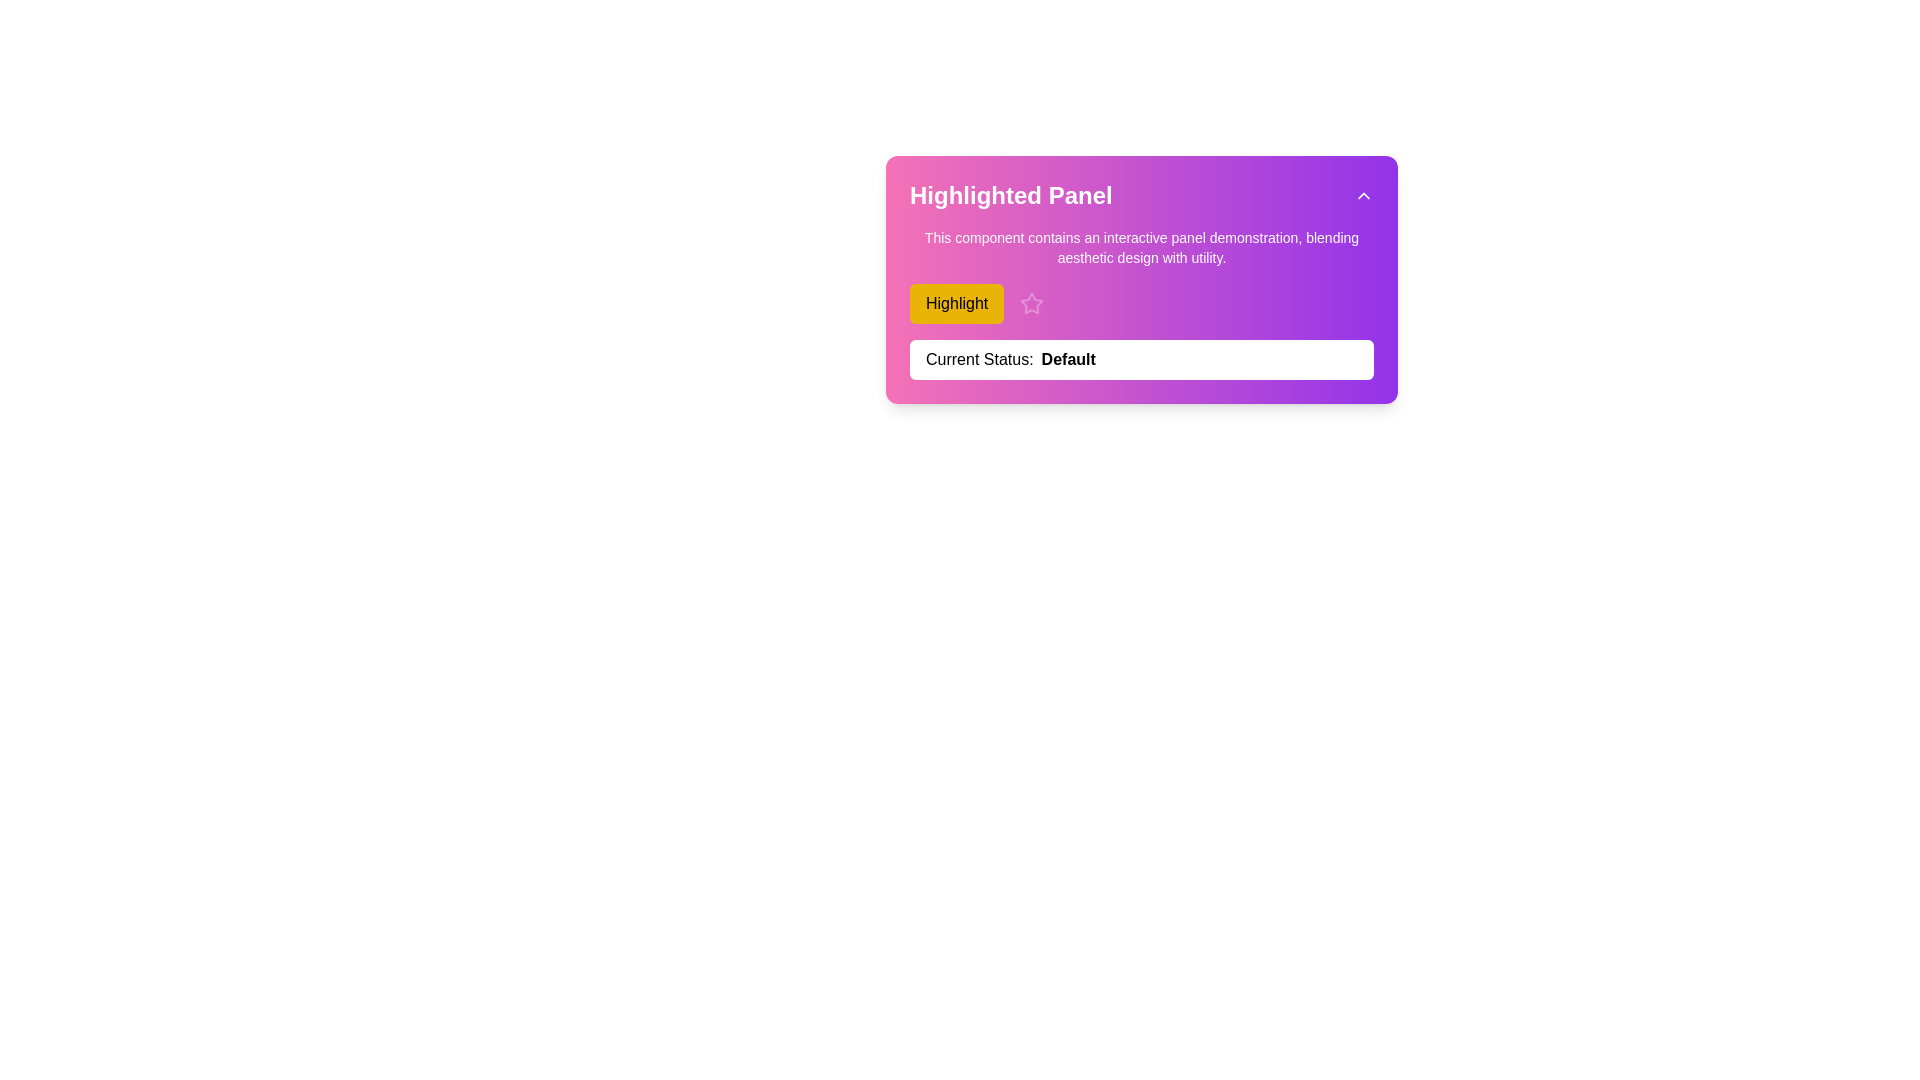 The width and height of the screenshot is (1920, 1080). What do you see at coordinates (1067, 358) in the screenshot?
I see `the bold text label indicating the current status, which reads 'Default', located within the purple panel labeled 'Current Status: Default'` at bounding box center [1067, 358].